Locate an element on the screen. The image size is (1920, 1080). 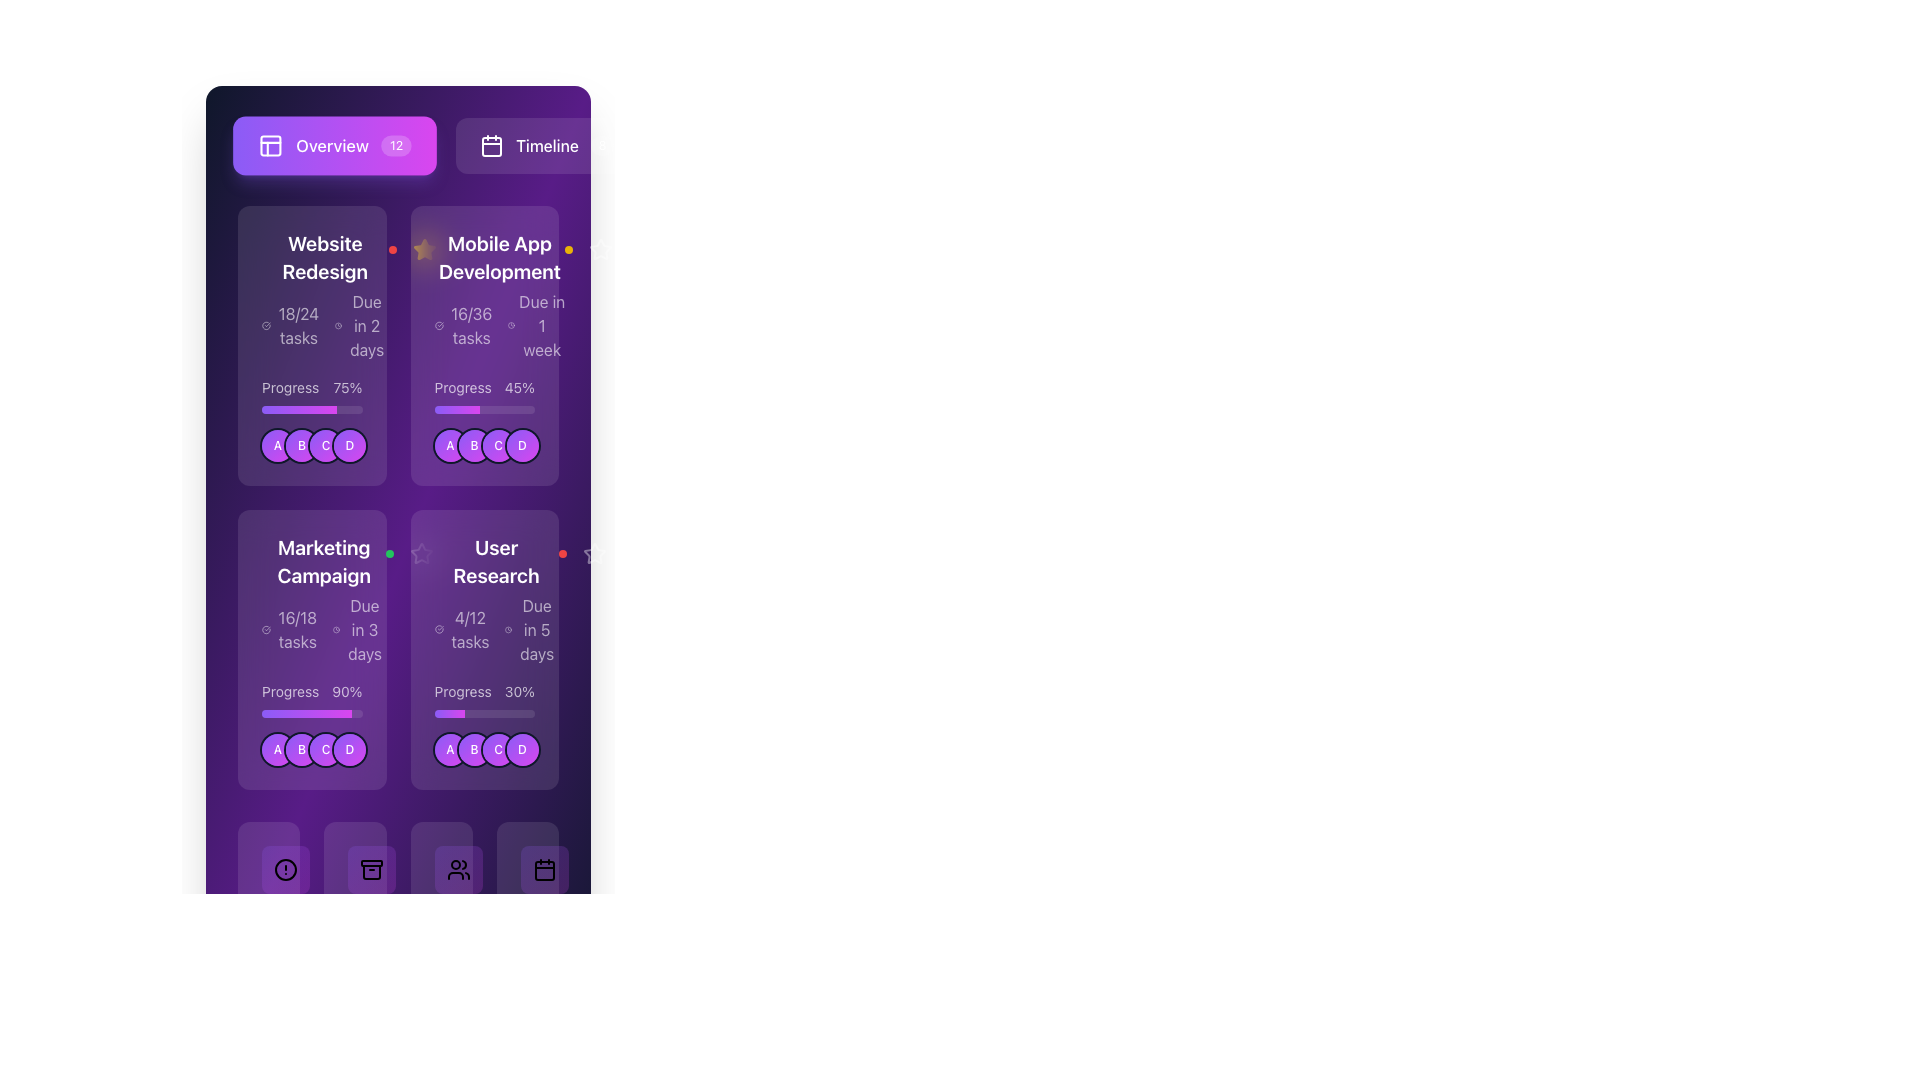
the Text label that shows the task completion status of 4 out of 12 tasks, located in the 'User Research' block in the second row and second column, above the progress bar and below the main title is located at coordinates (462, 628).